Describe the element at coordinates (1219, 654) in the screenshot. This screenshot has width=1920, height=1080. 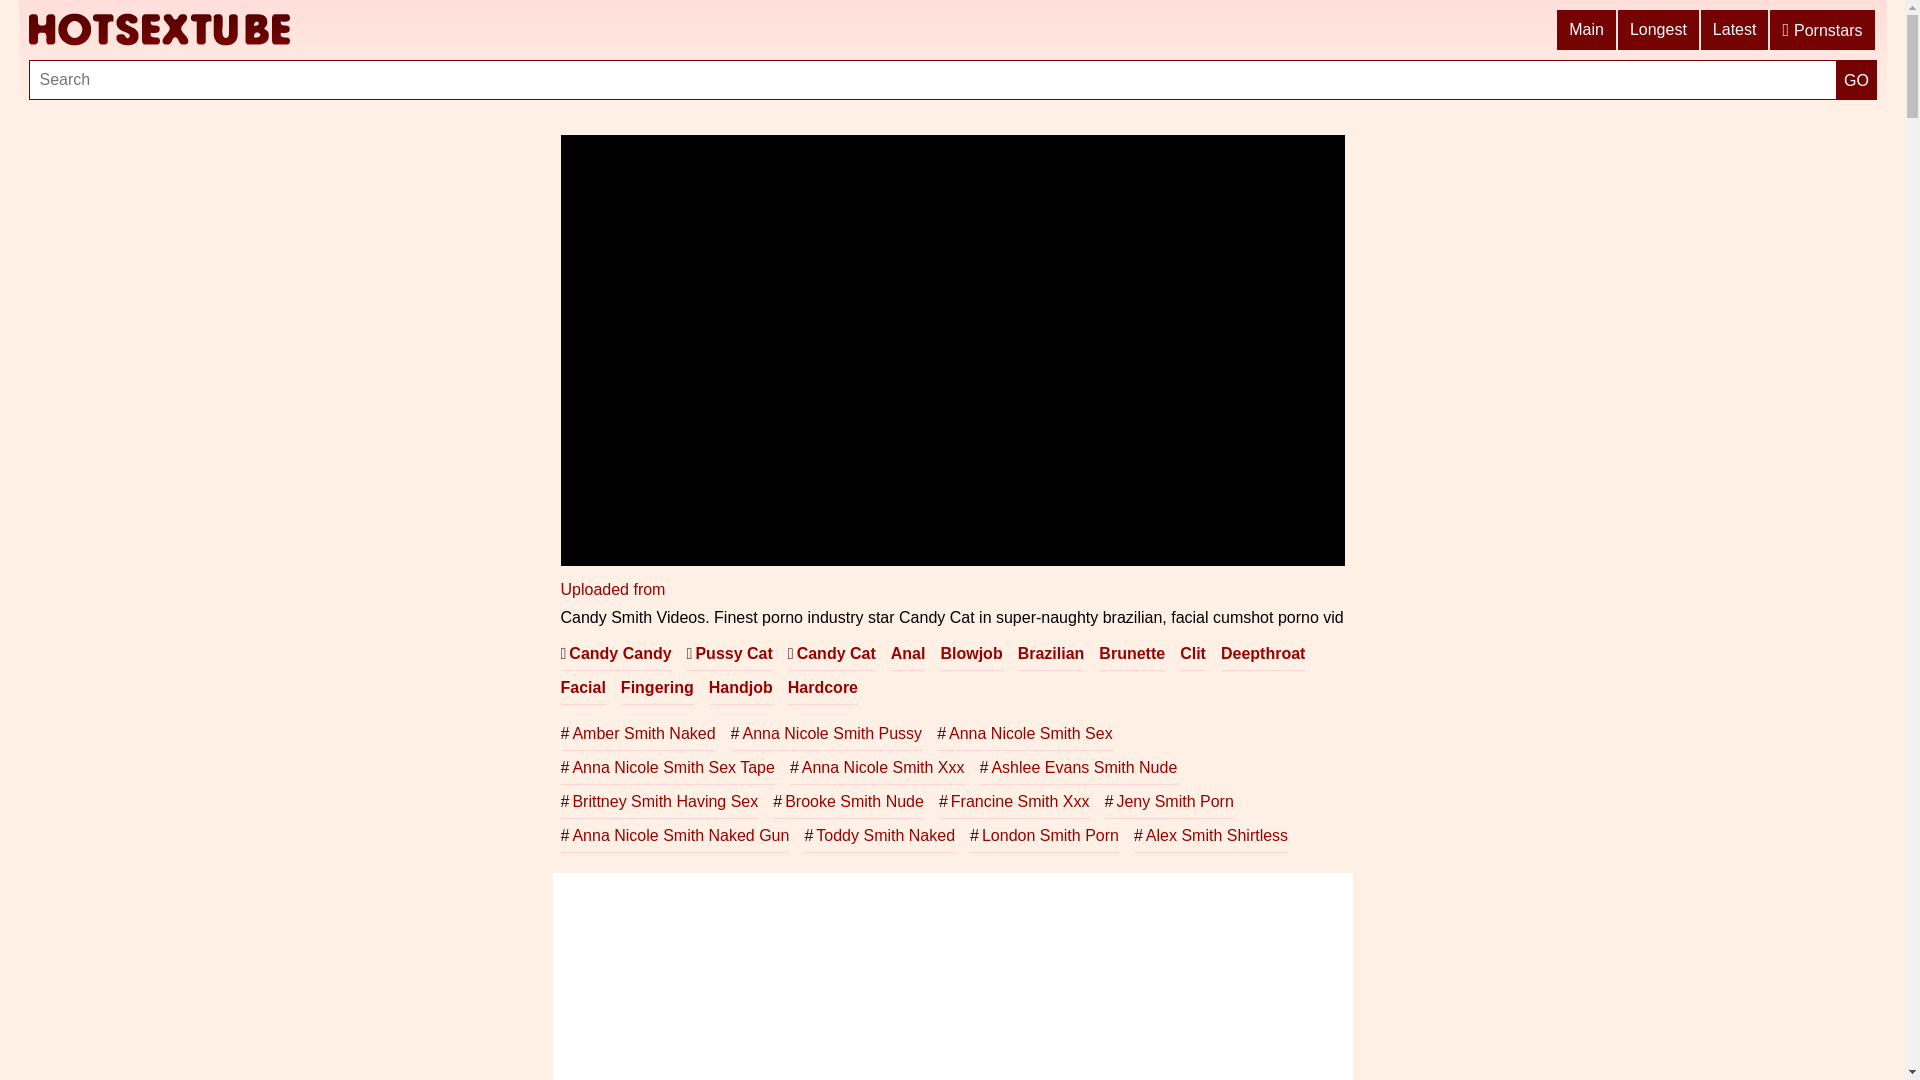
I see `'Deepthroat'` at that location.